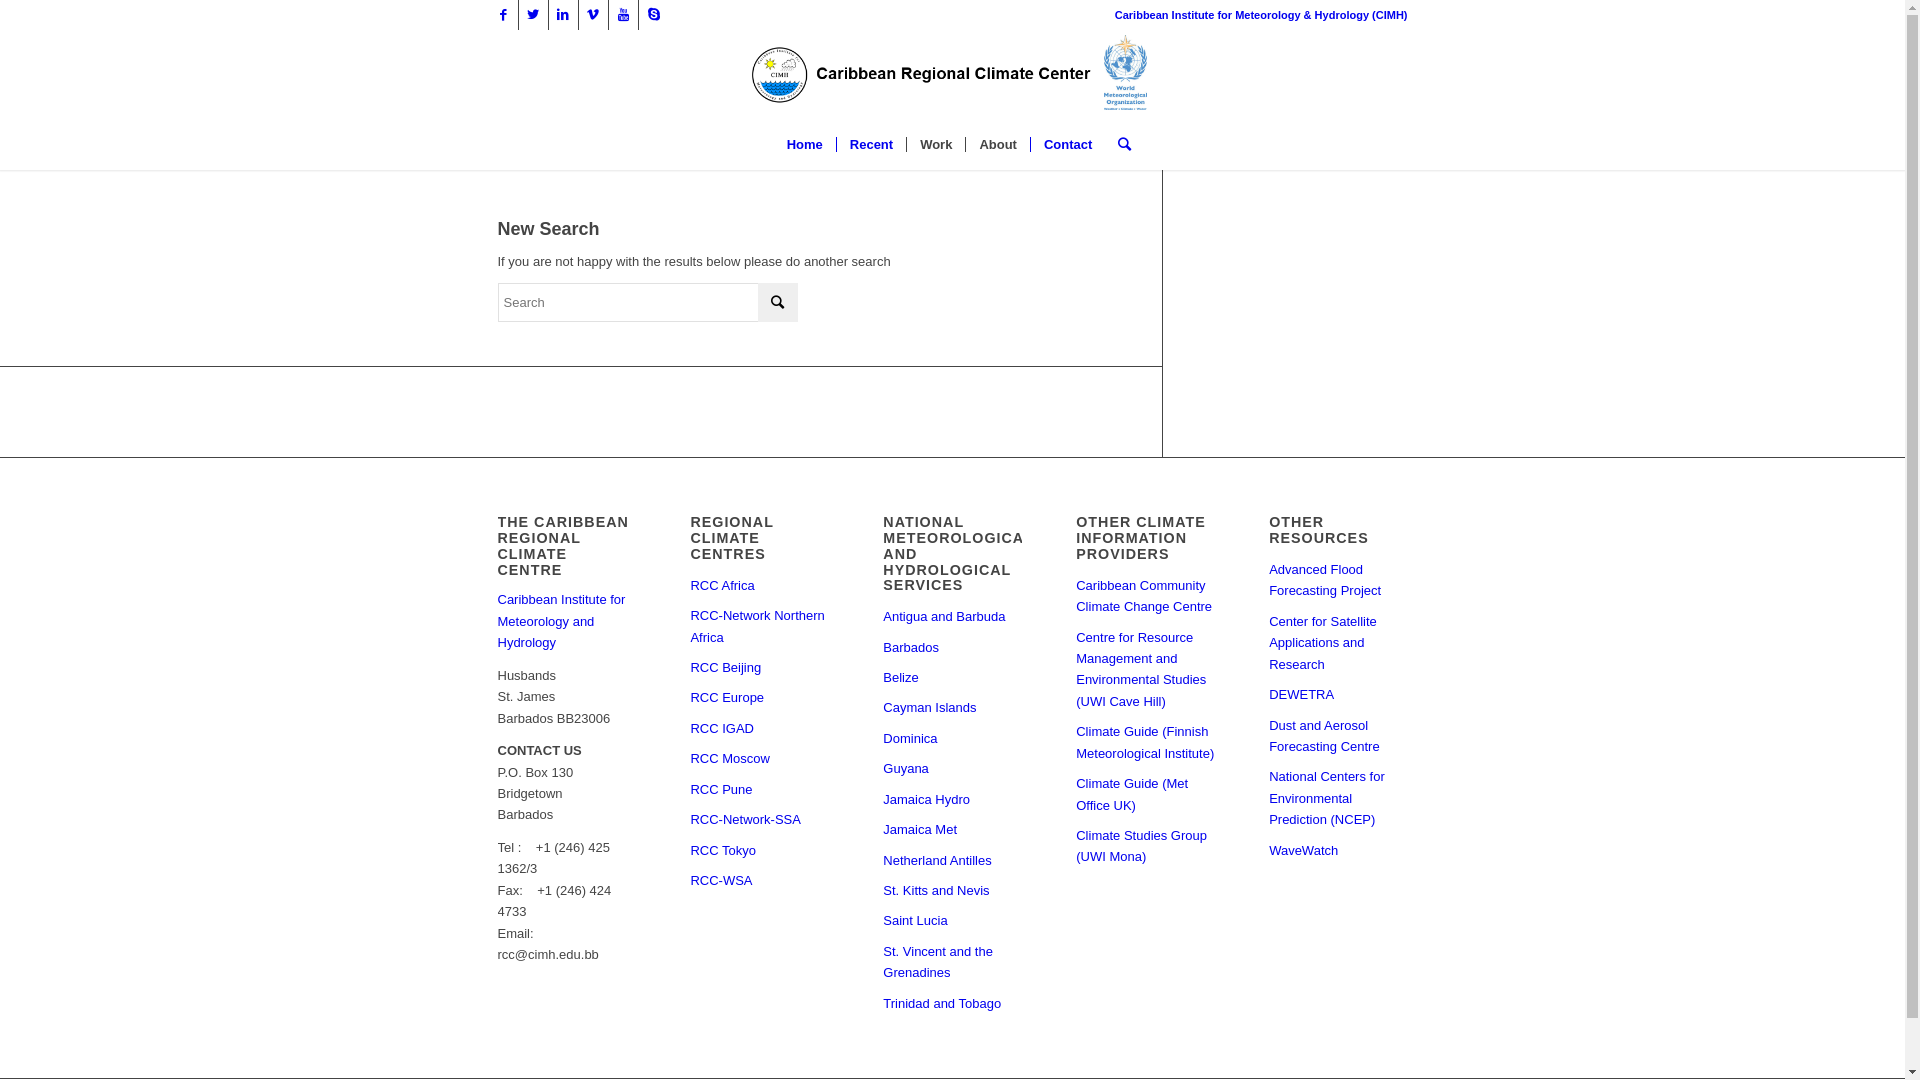 The width and height of the screenshot is (1920, 1080). I want to click on 'Work', so click(905, 144).